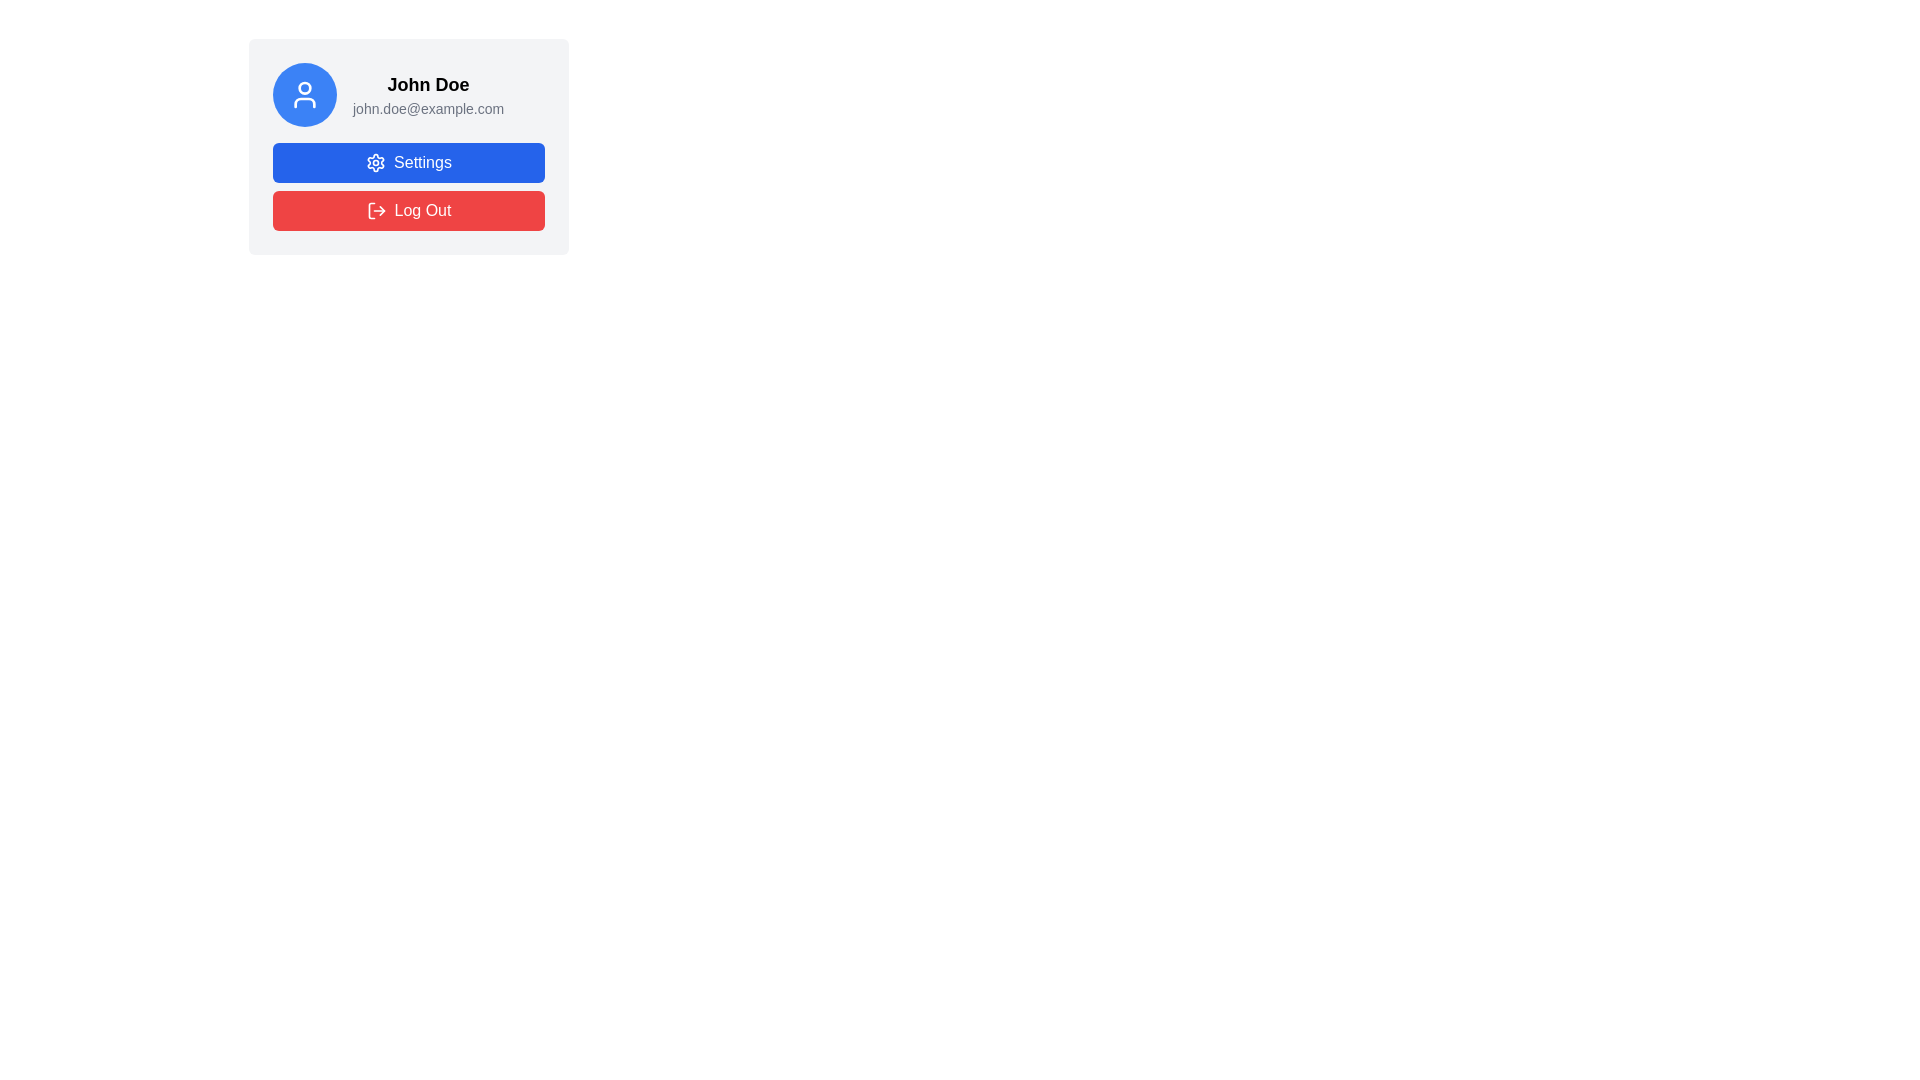 Image resolution: width=1920 pixels, height=1080 pixels. I want to click on the decorative graphical element representing the lower part of the user icon in the user profile panel, so click(304, 103).